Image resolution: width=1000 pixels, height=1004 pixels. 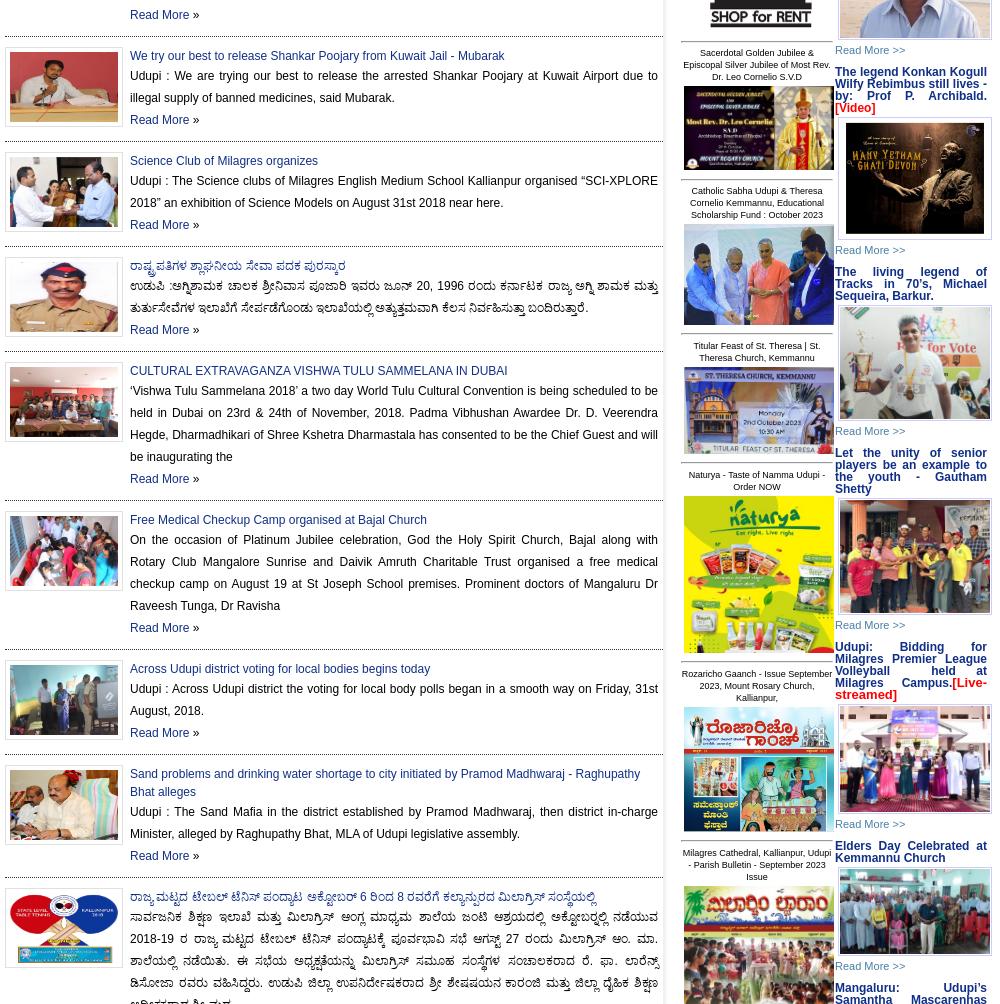 I want to click on 'Free Medical Checkup Camp organised at Bajal Church', so click(x=278, y=519).